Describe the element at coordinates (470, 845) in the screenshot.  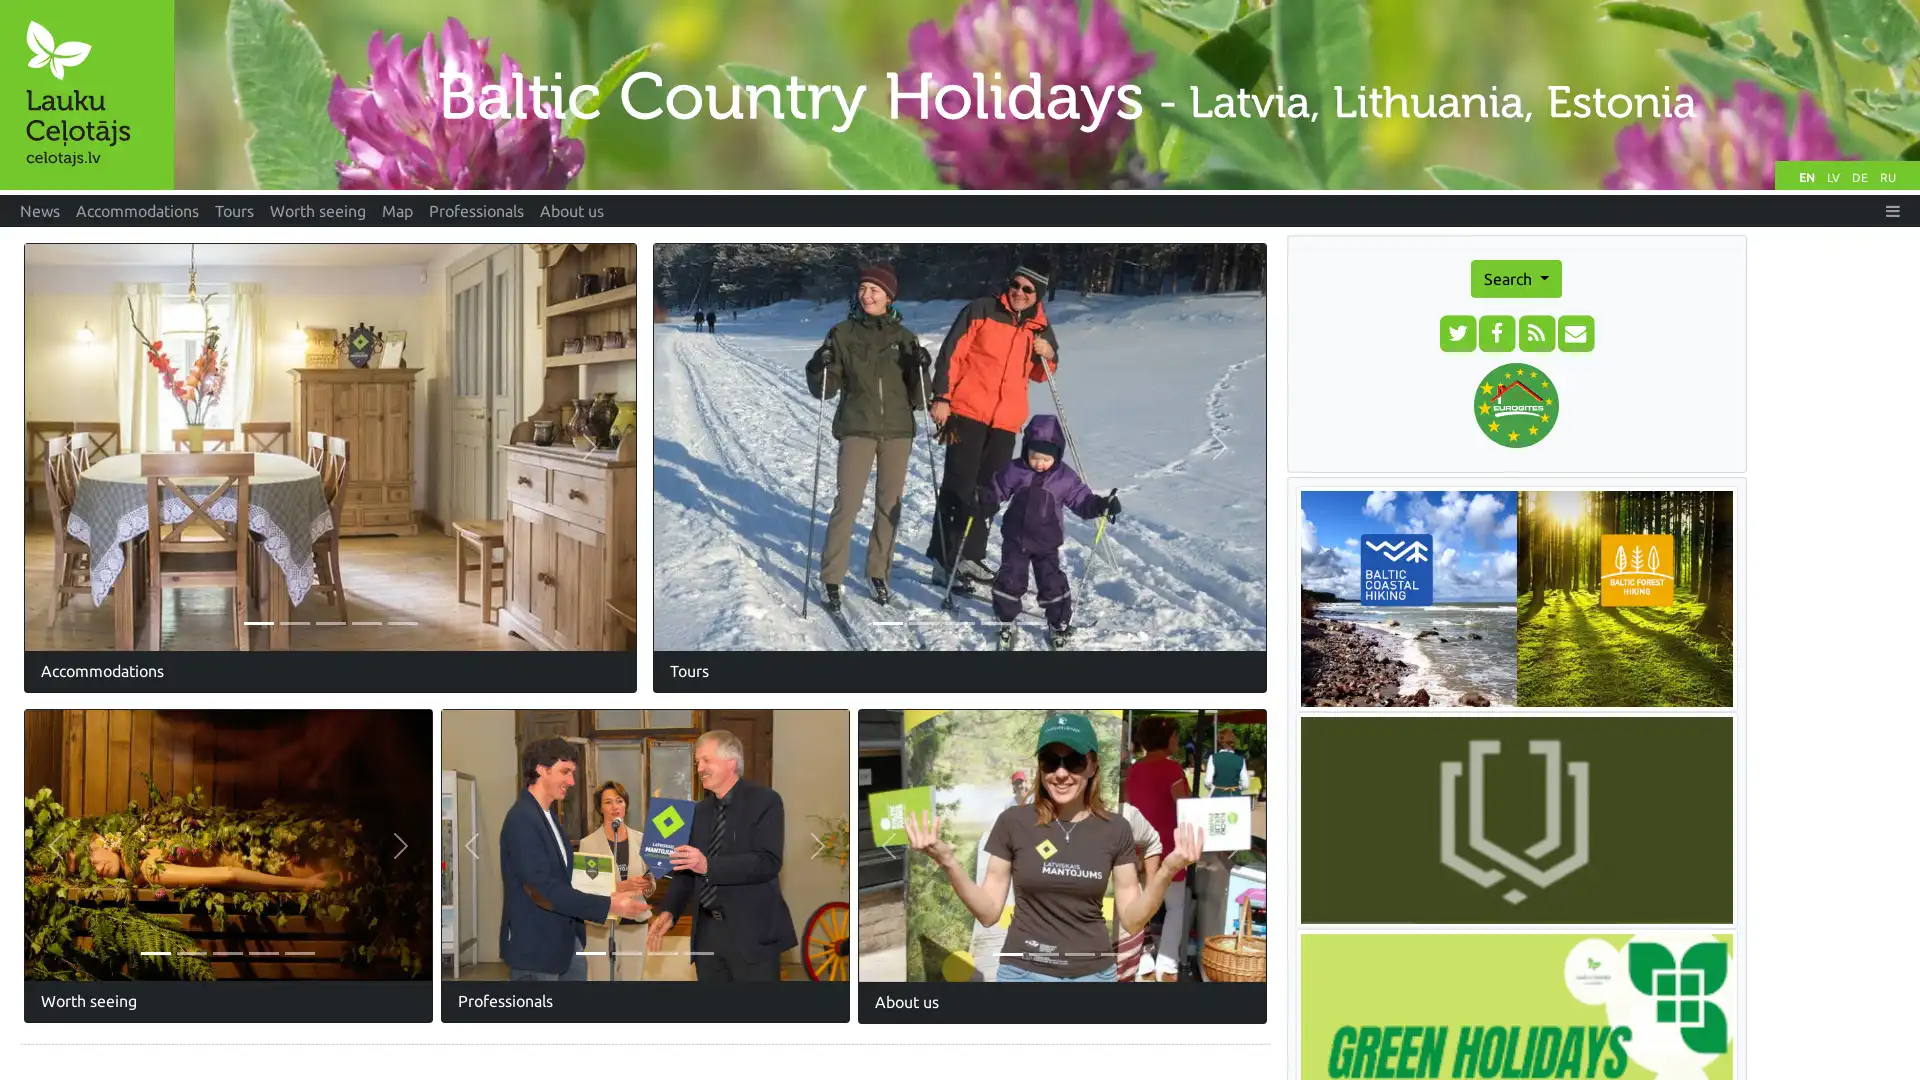
I see `Previous` at that location.